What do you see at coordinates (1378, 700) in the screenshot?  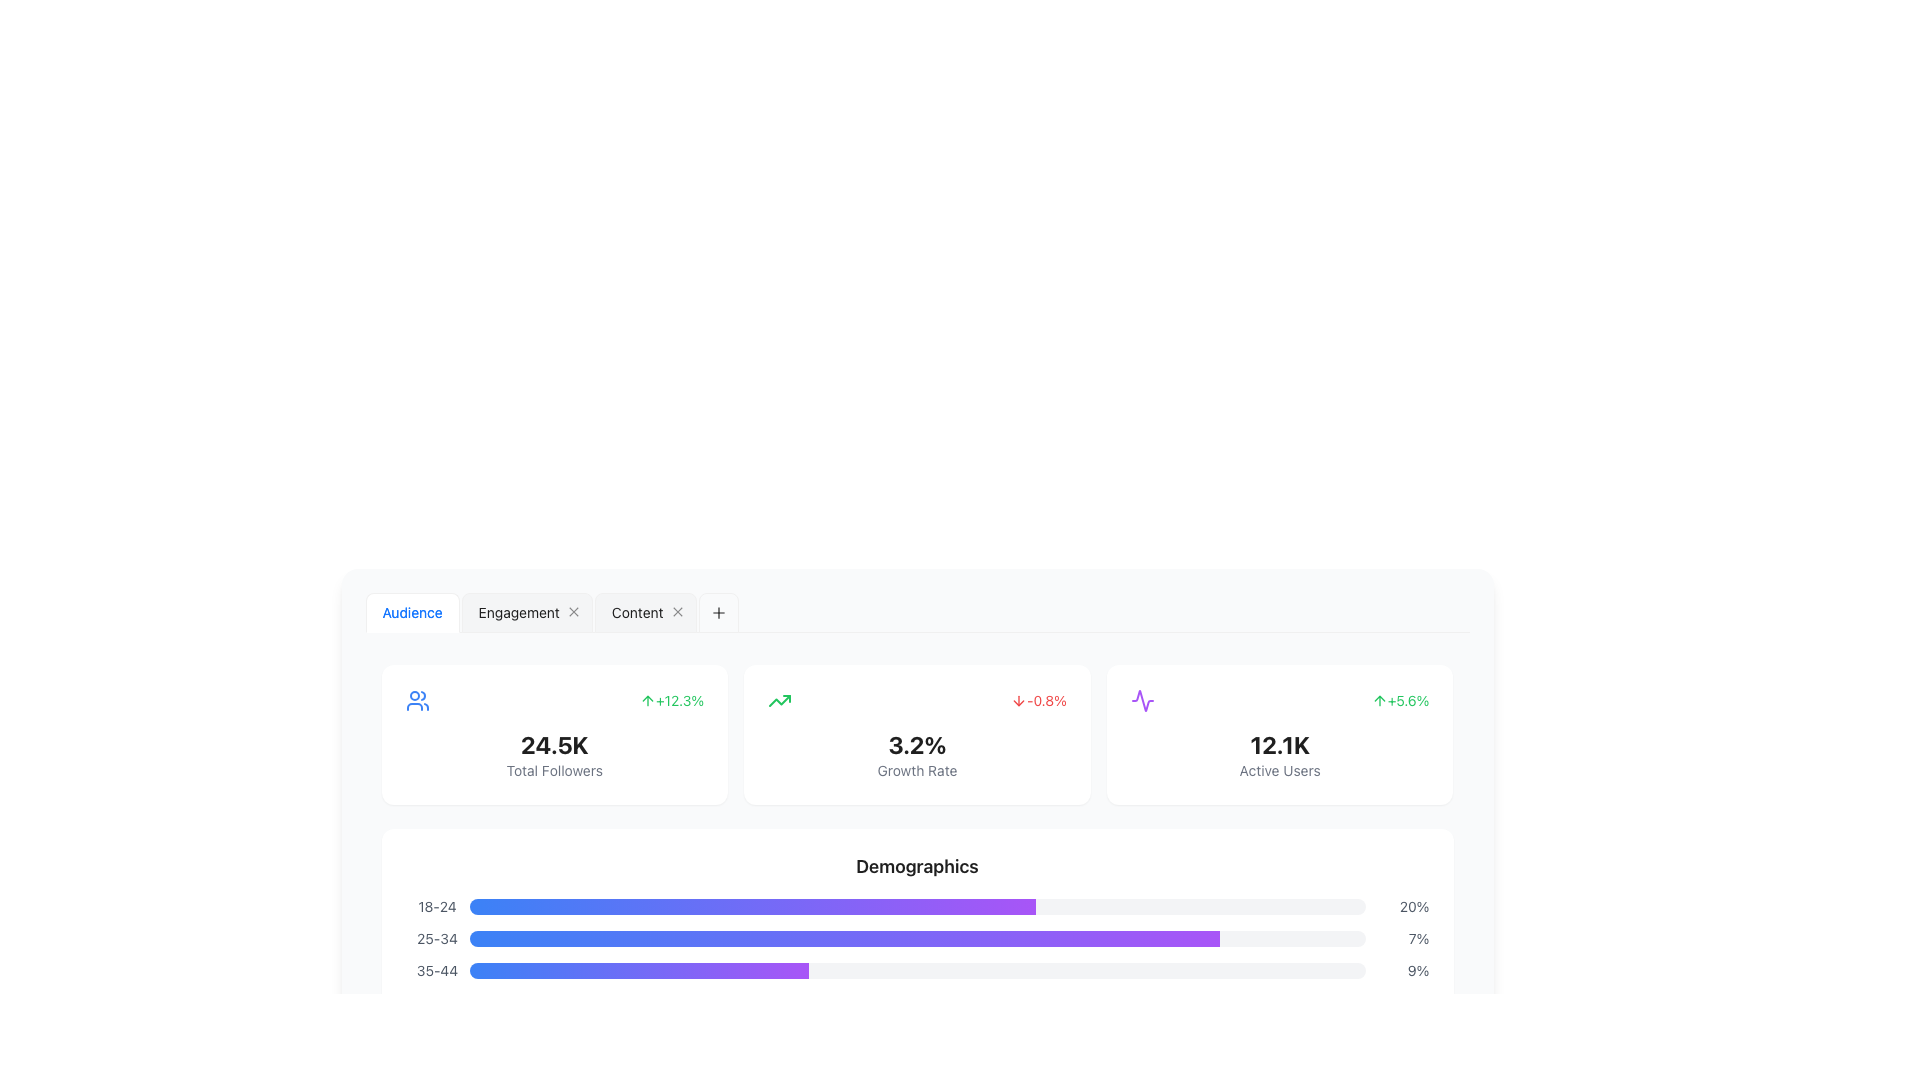 I see `the upward trend icon that is positioned to the left of the '+5.6%' text, located in the top-right corner of the card showing '12.1K Active Users'` at bounding box center [1378, 700].